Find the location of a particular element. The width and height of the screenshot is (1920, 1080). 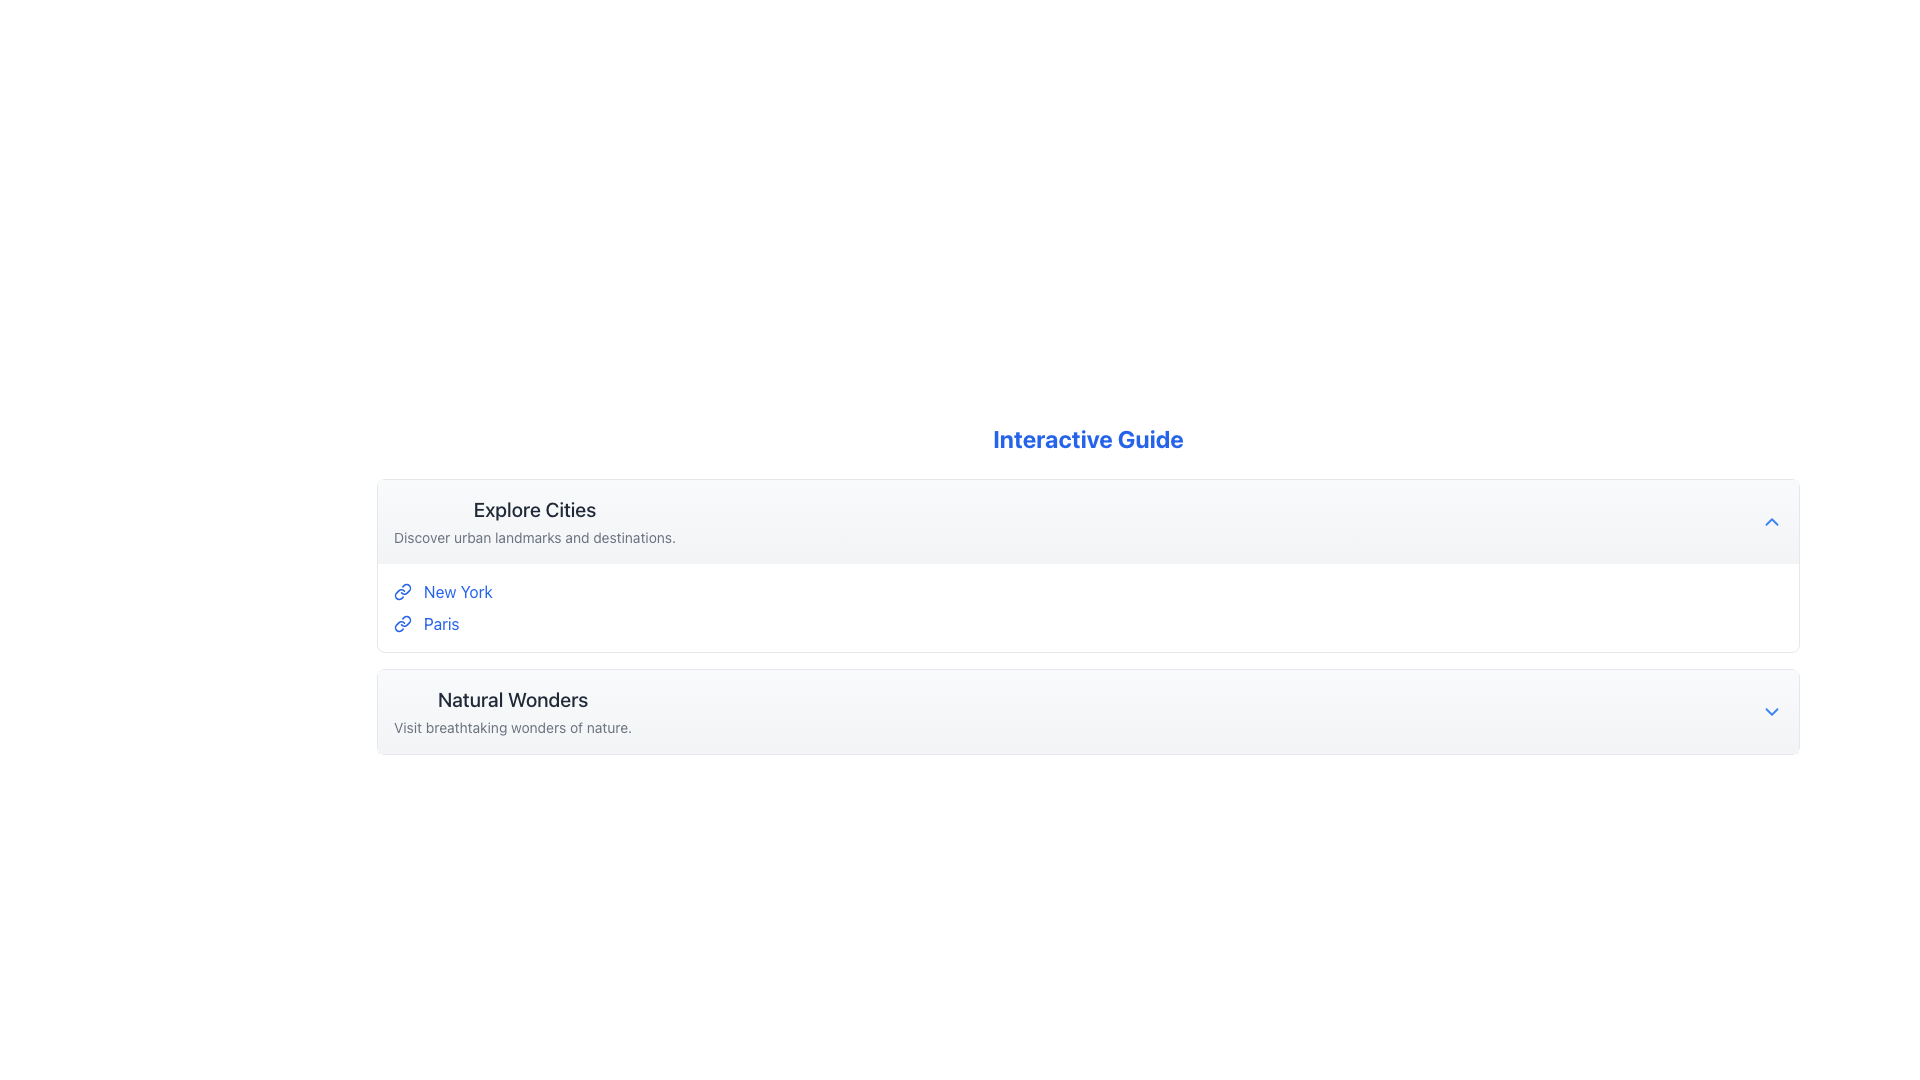

the 'Explore Cities' text label which is prominently displayed in a large, weighty style at the top of the section with dark gray color on a light gray background is located at coordinates (535, 508).